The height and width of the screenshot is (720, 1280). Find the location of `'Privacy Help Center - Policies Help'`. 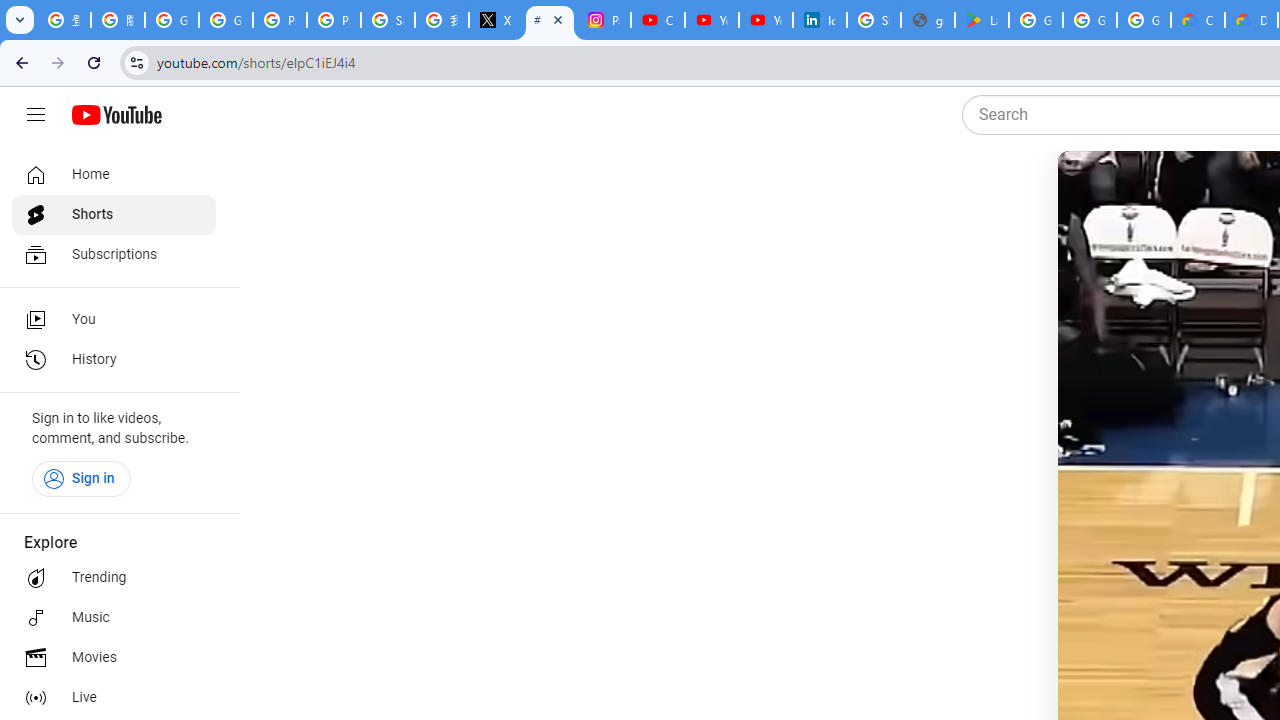

'Privacy Help Center - Policies Help' is located at coordinates (279, 20).